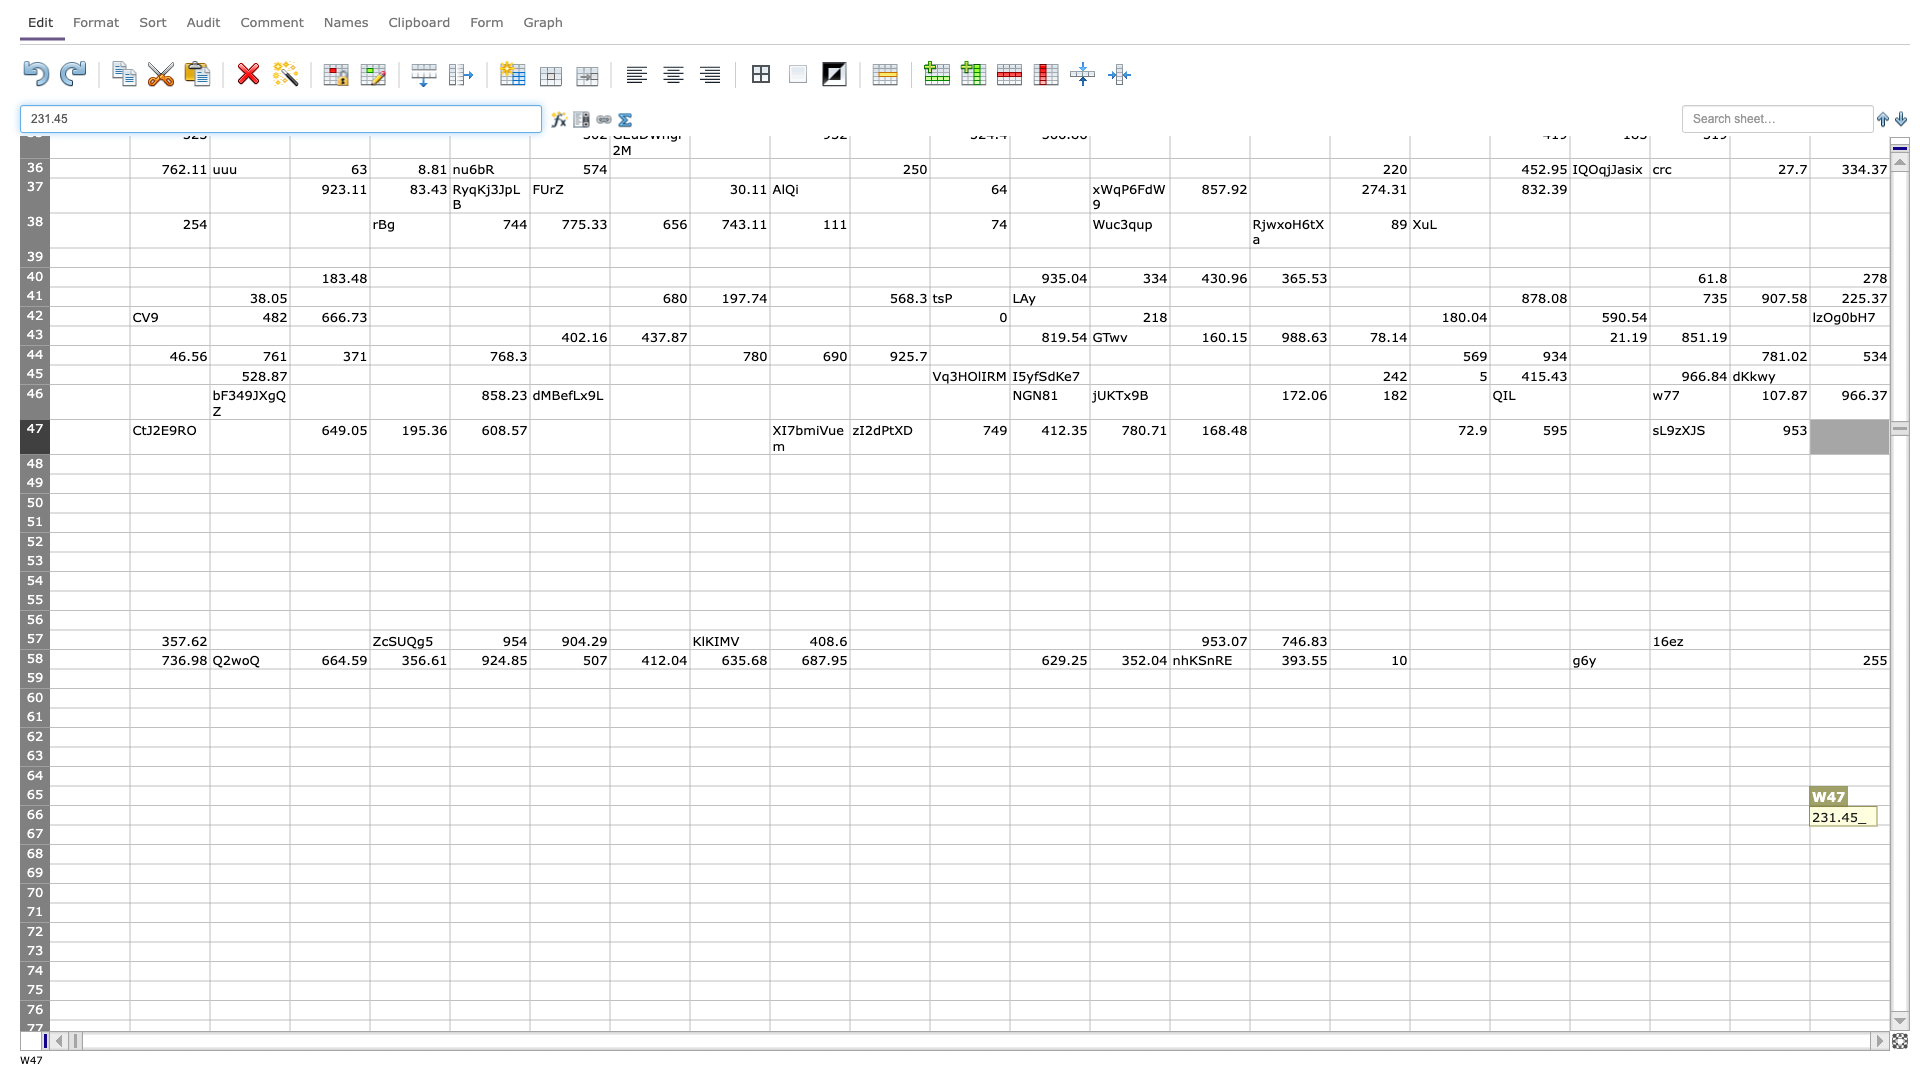 Image resolution: width=1920 pixels, height=1080 pixels. What do you see at coordinates (210, 863) in the screenshot?
I see `bottom right corner of B68` at bounding box center [210, 863].